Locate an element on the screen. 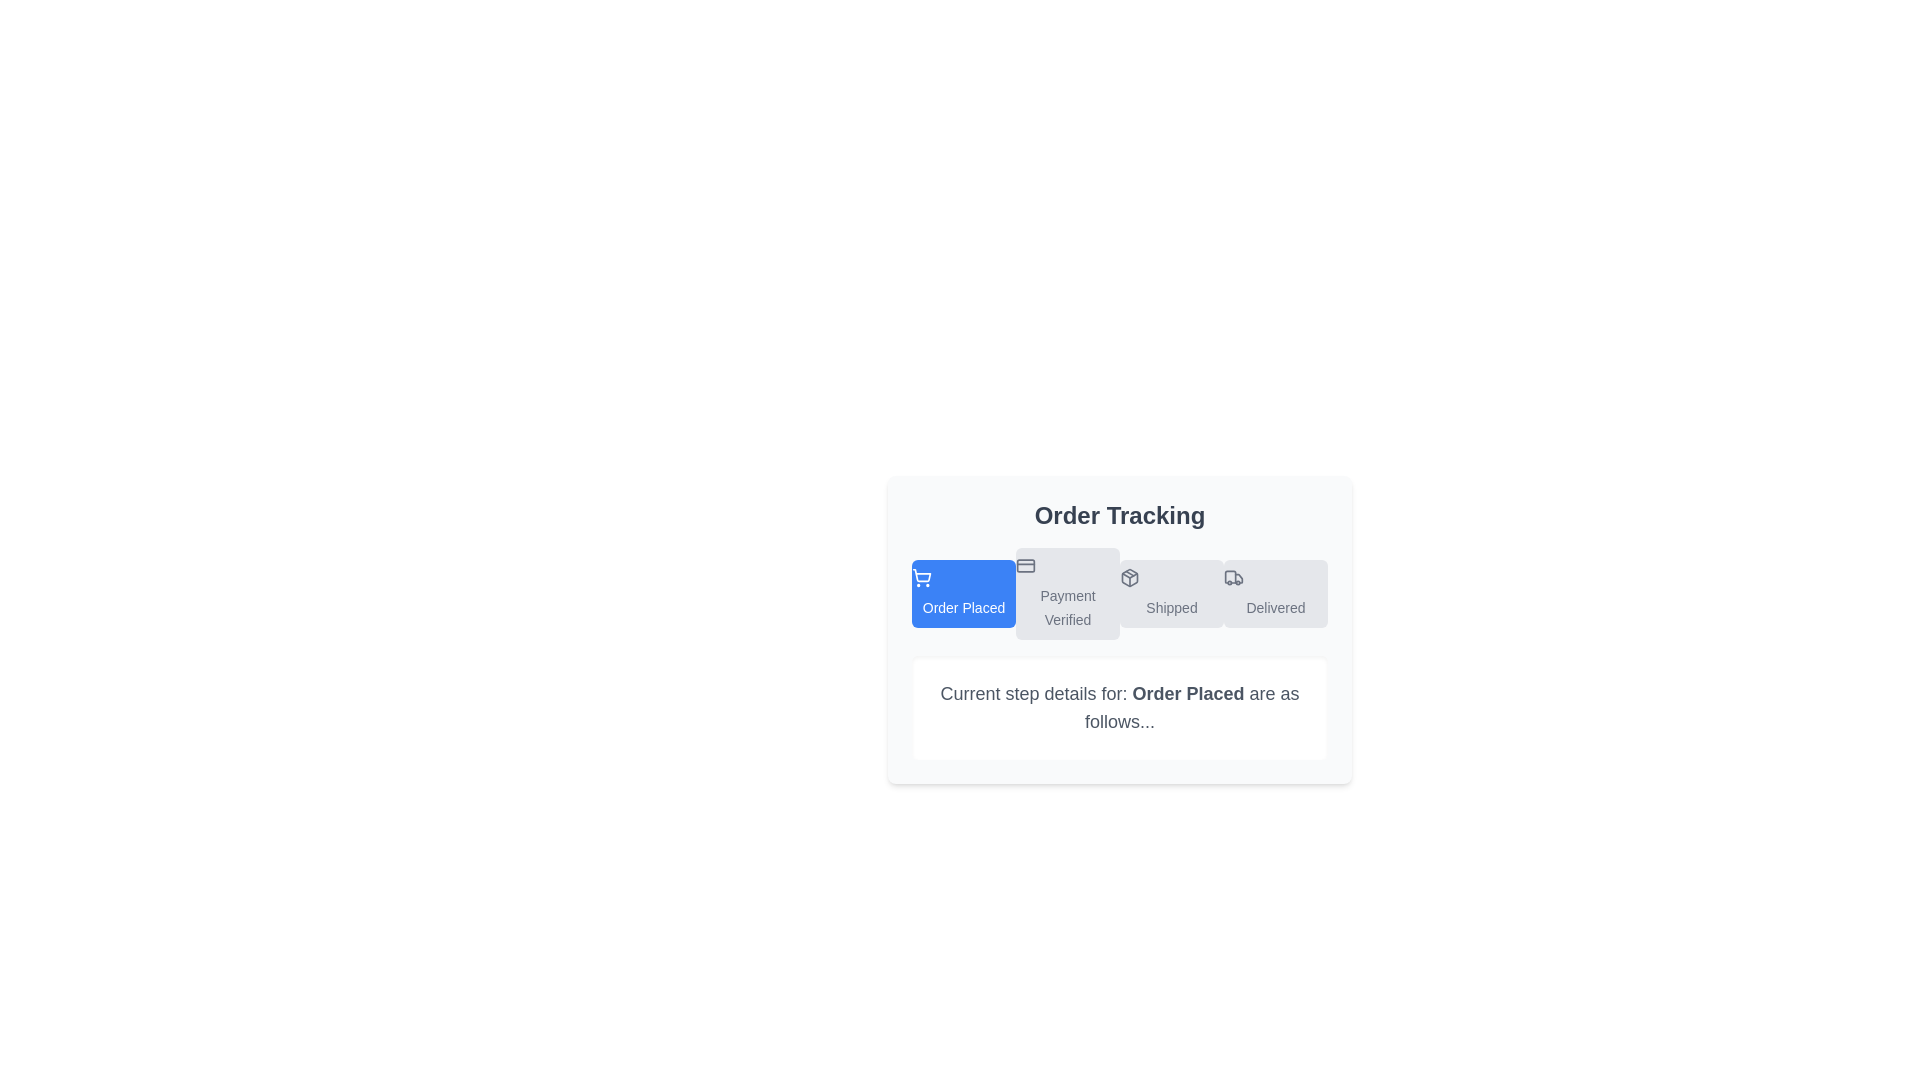  the rectangular graphical element that represents the main body of the credit card icon, which is part of the 'Payment Verified' step in the process tracker is located at coordinates (1026, 566).